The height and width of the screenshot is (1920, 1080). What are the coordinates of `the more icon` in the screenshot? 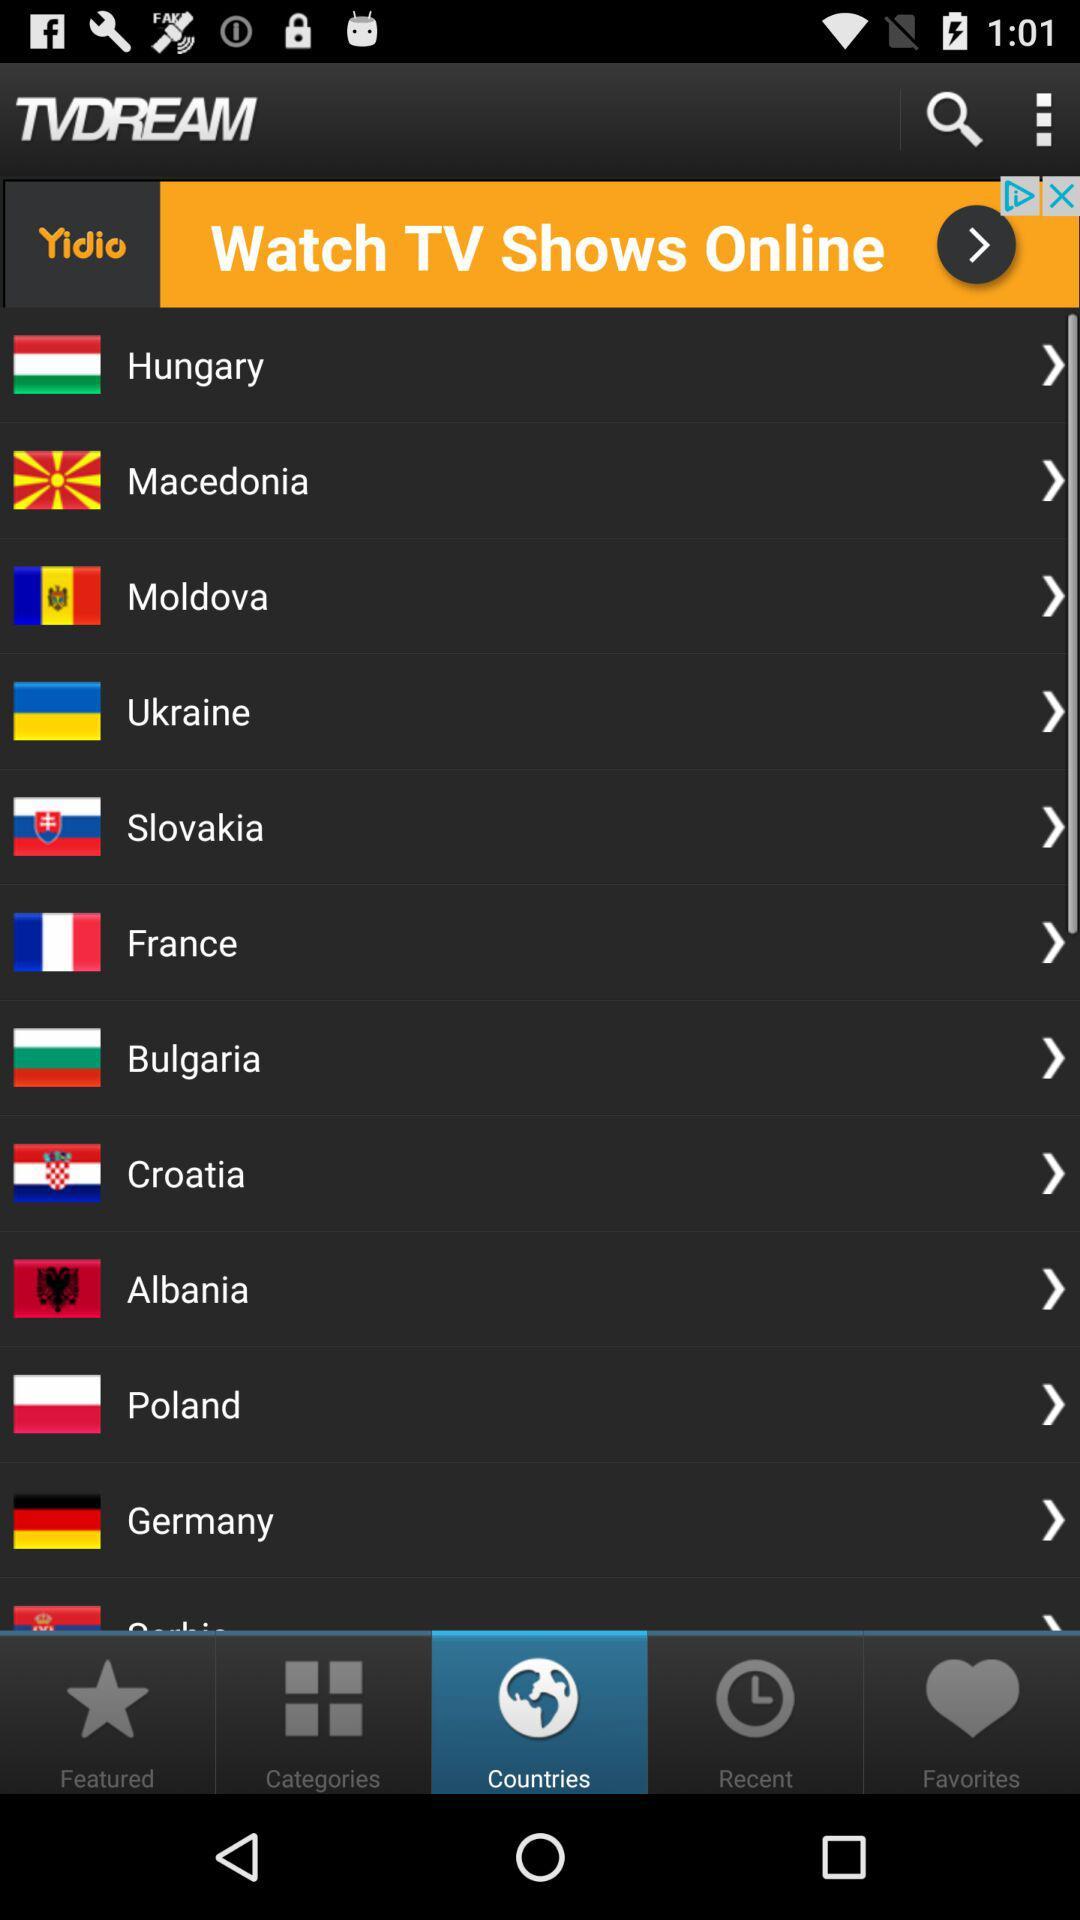 It's located at (1042, 127).